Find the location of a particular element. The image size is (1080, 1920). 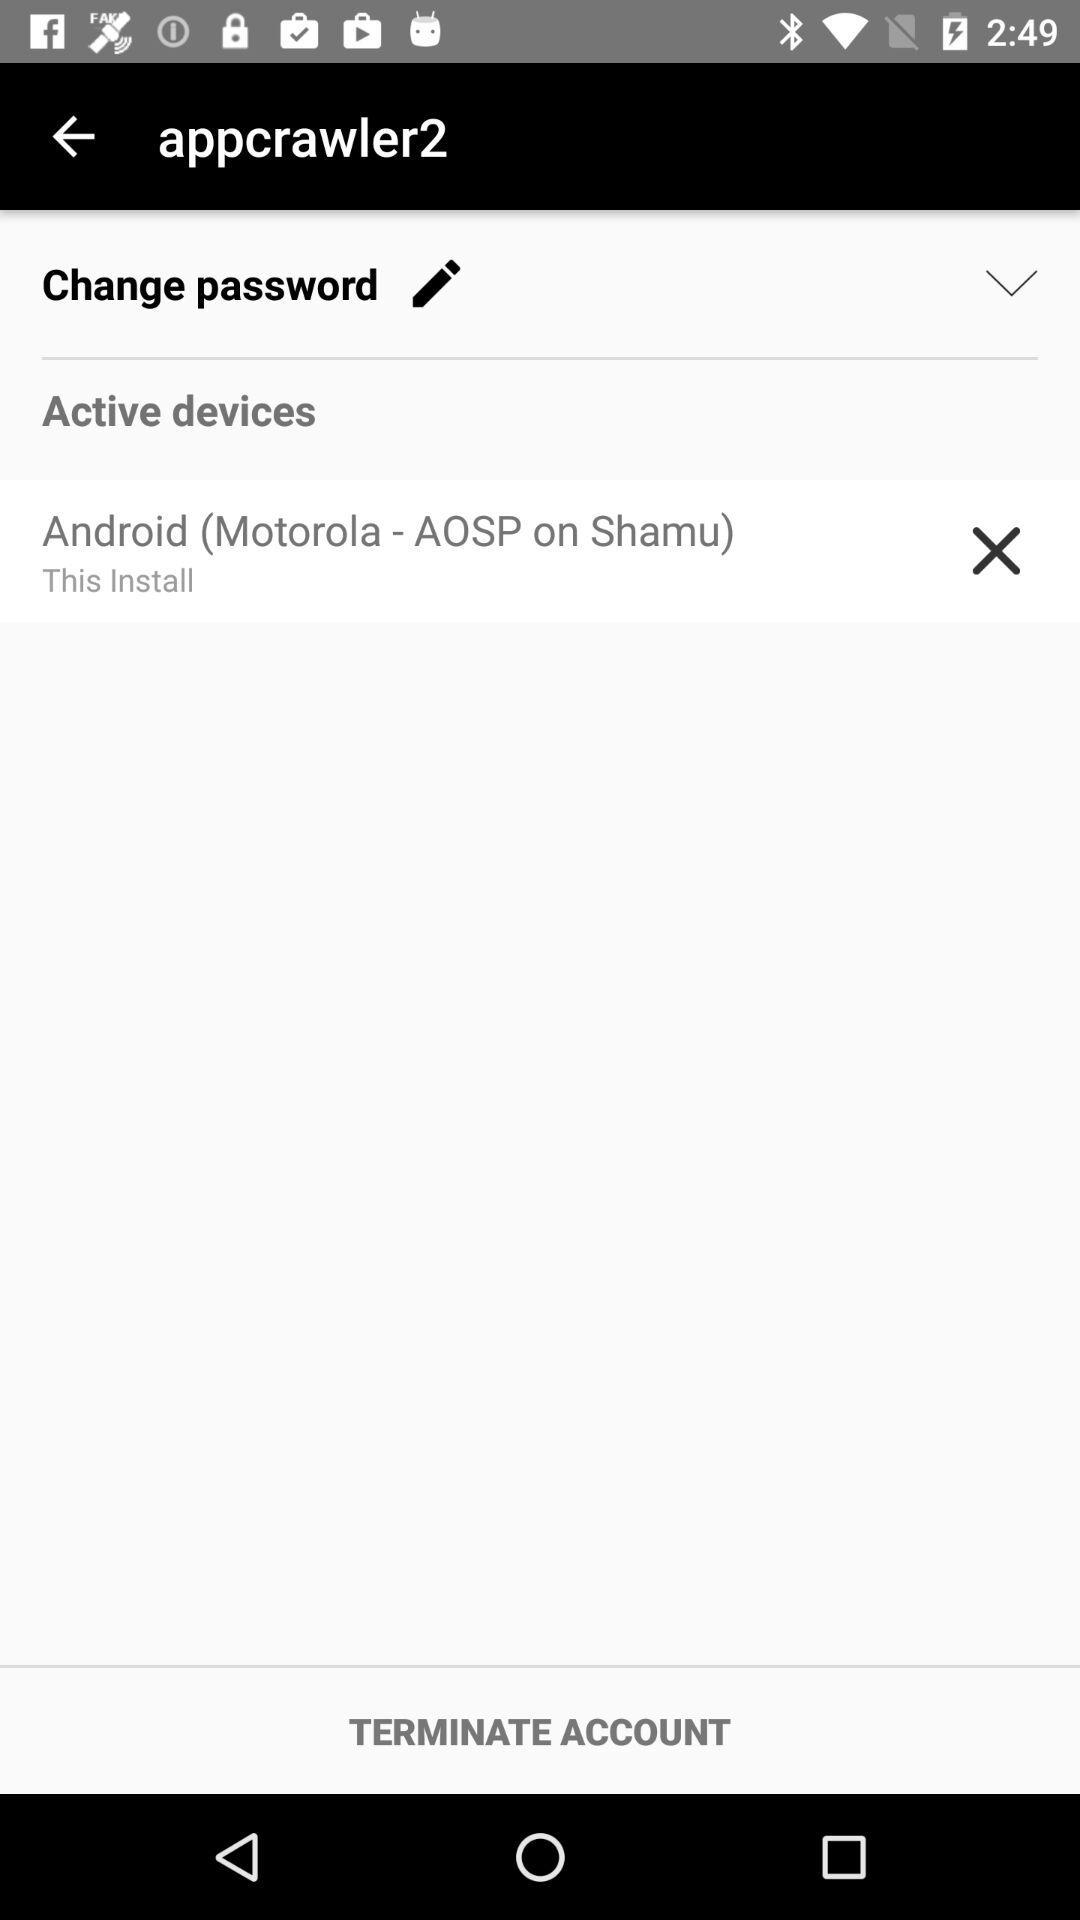

the item to the right of the android motorola aosp is located at coordinates (995, 550).